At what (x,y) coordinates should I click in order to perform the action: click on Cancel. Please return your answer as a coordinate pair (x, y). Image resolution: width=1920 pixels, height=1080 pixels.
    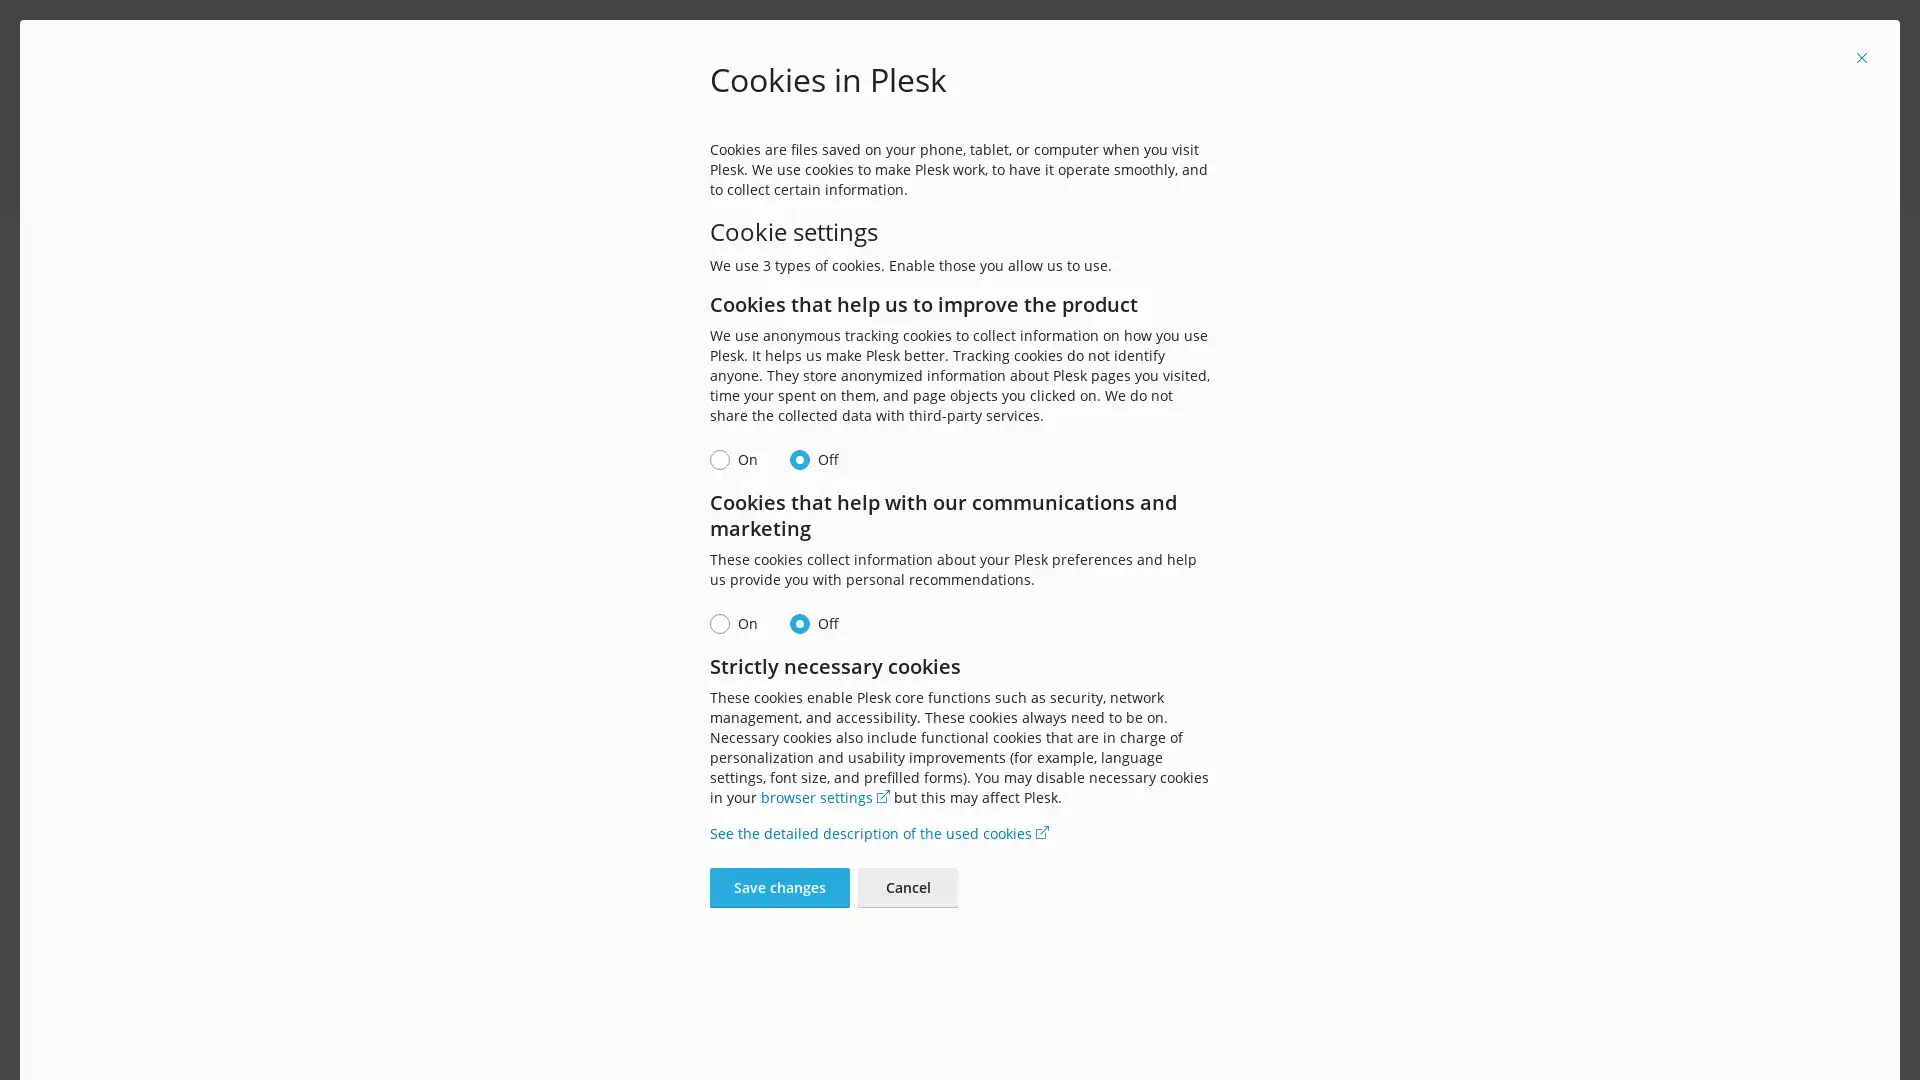
    Looking at the image, I should click on (906, 886).